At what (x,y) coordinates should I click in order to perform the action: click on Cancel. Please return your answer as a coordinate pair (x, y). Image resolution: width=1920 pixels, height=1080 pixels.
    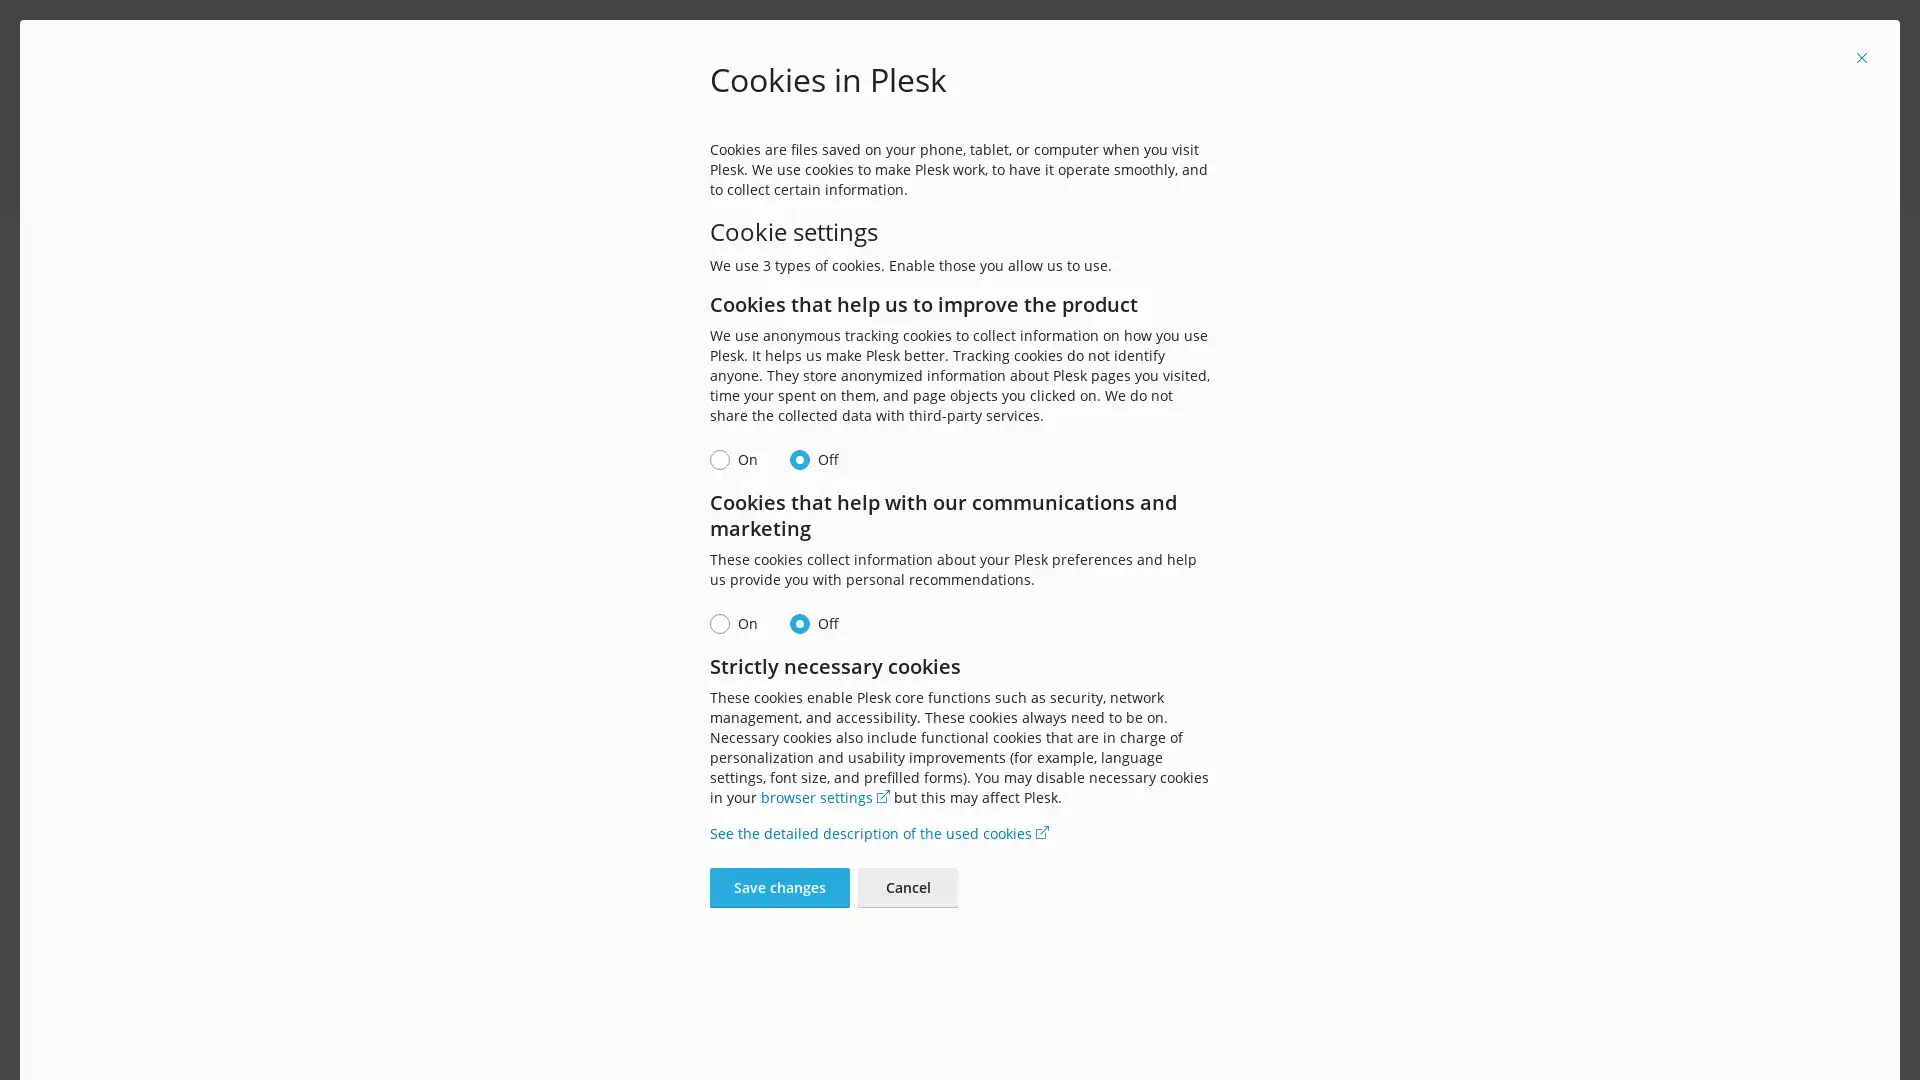
    Looking at the image, I should click on (906, 886).